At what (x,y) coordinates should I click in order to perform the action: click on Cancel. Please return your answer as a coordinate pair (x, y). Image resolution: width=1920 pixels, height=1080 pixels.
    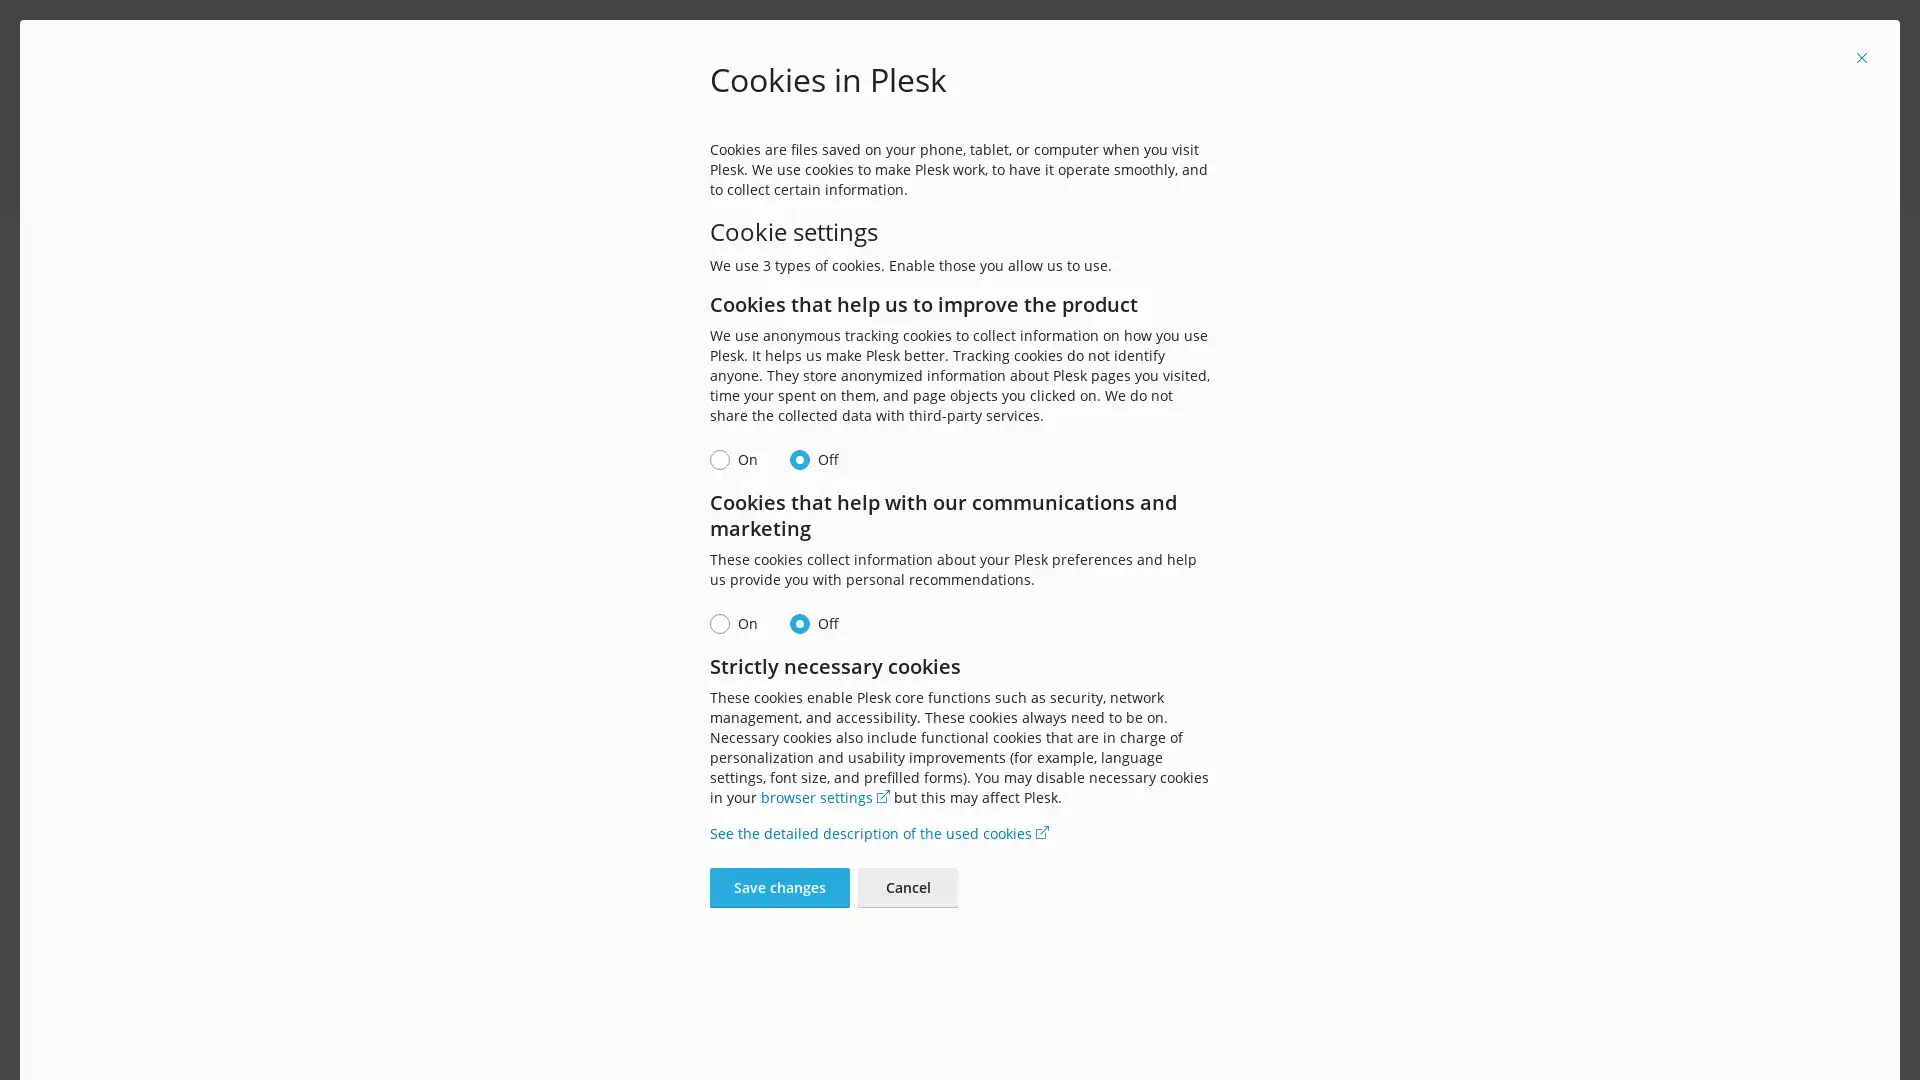
    Looking at the image, I should click on (906, 886).